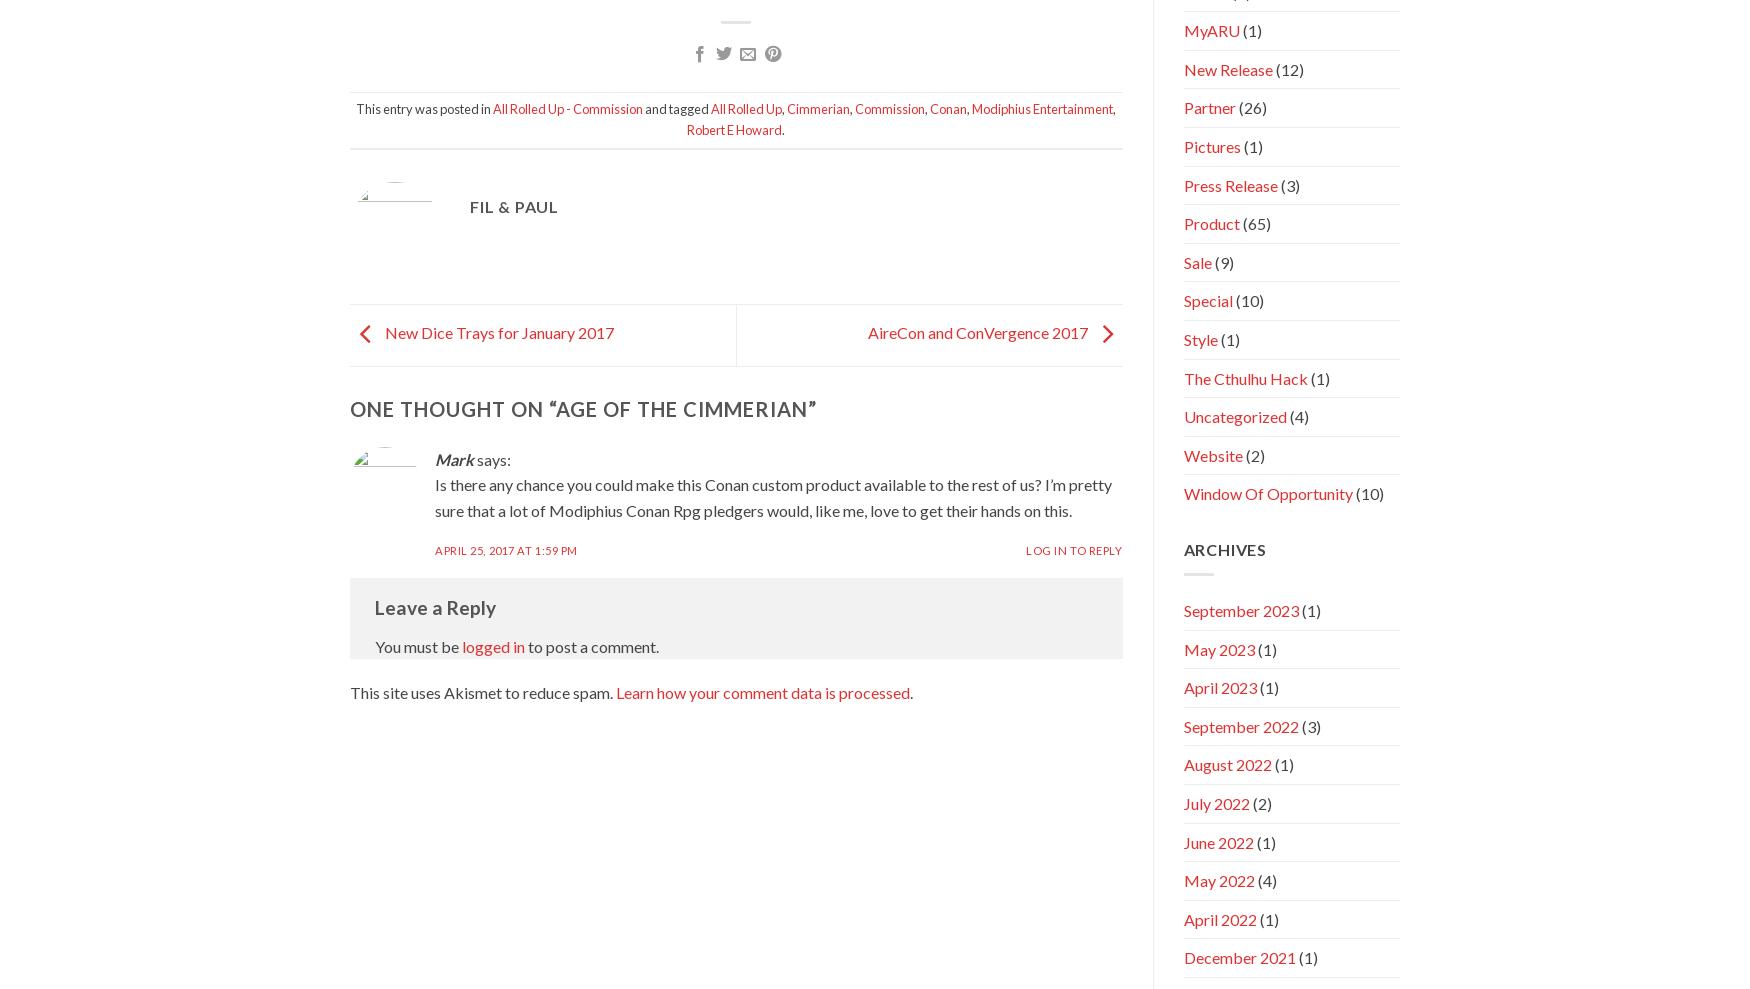 The image size is (1750, 989). Describe the element at coordinates (1211, 29) in the screenshot. I see `'MyARU'` at that location.